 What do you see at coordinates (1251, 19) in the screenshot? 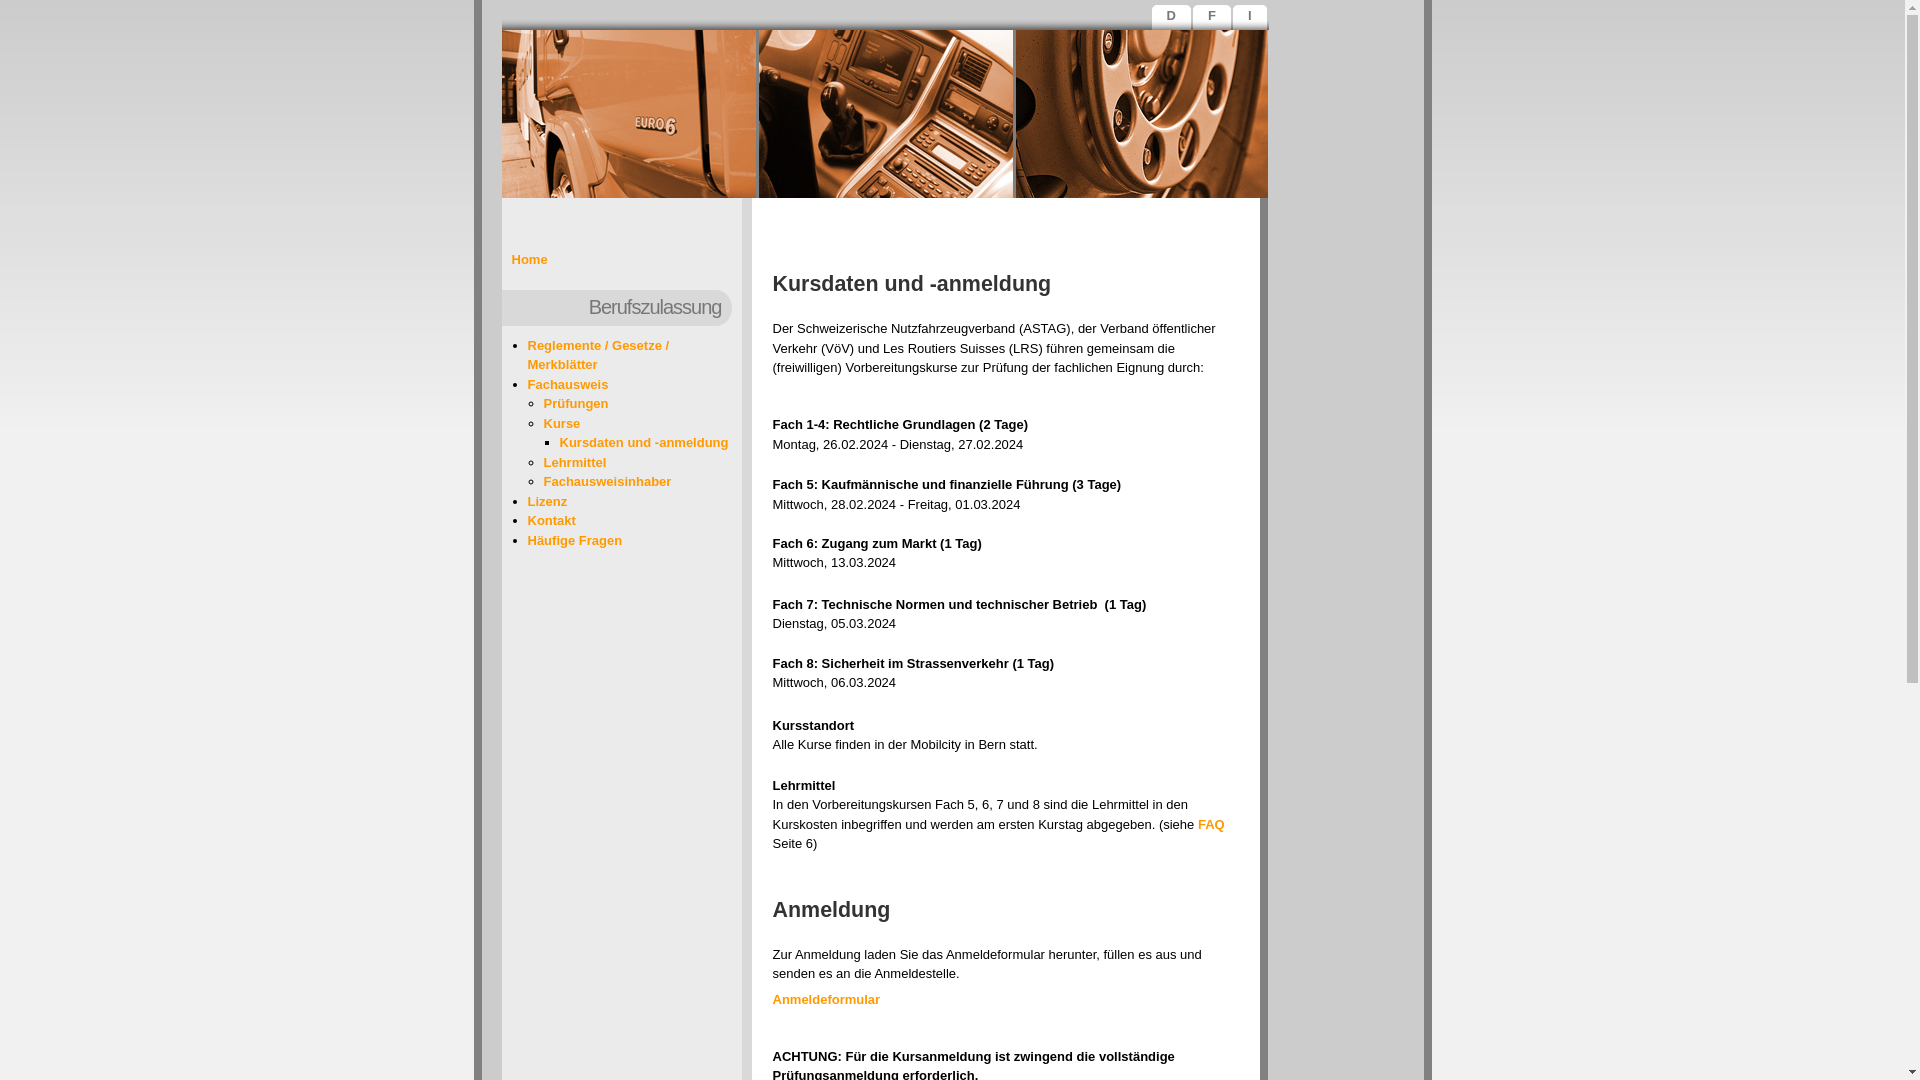
I see `'I'` at bounding box center [1251, 19].